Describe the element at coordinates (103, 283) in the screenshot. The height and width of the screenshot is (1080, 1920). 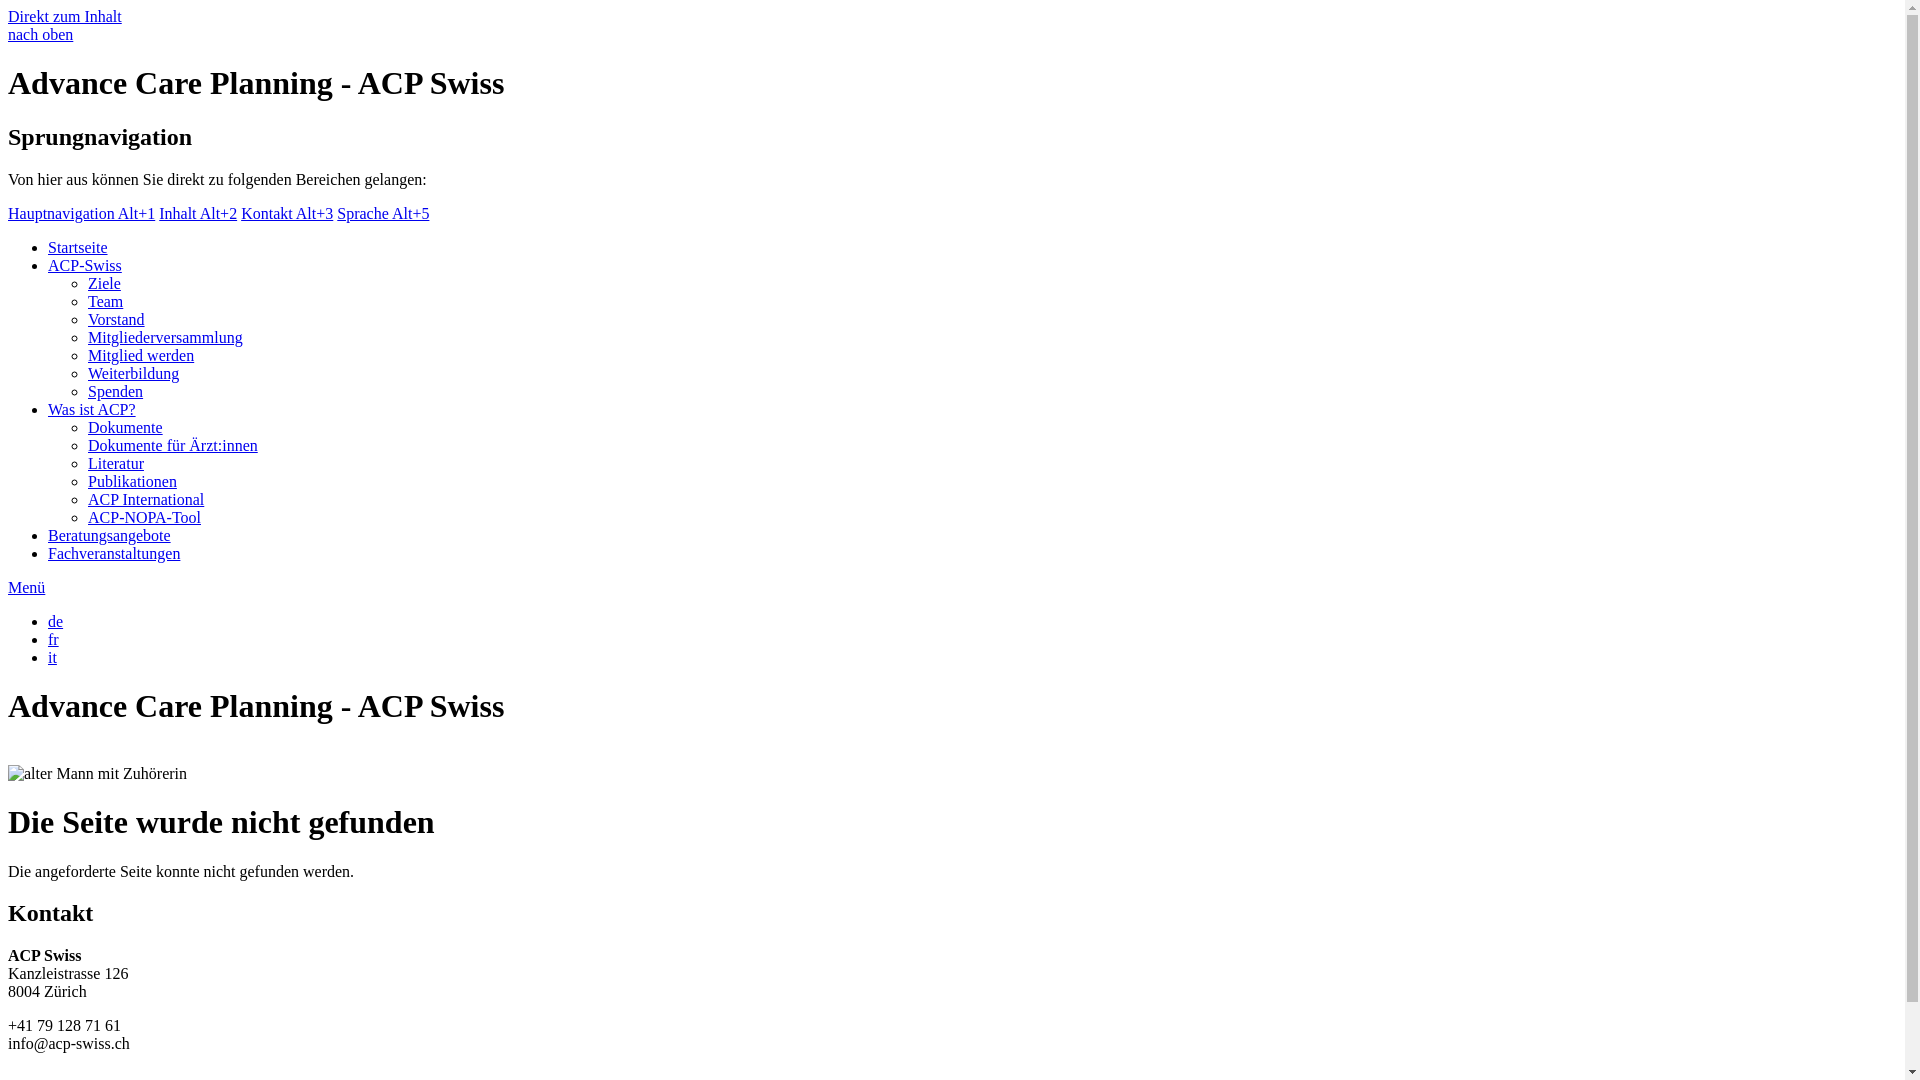
I see `'Ziele'` at that location.